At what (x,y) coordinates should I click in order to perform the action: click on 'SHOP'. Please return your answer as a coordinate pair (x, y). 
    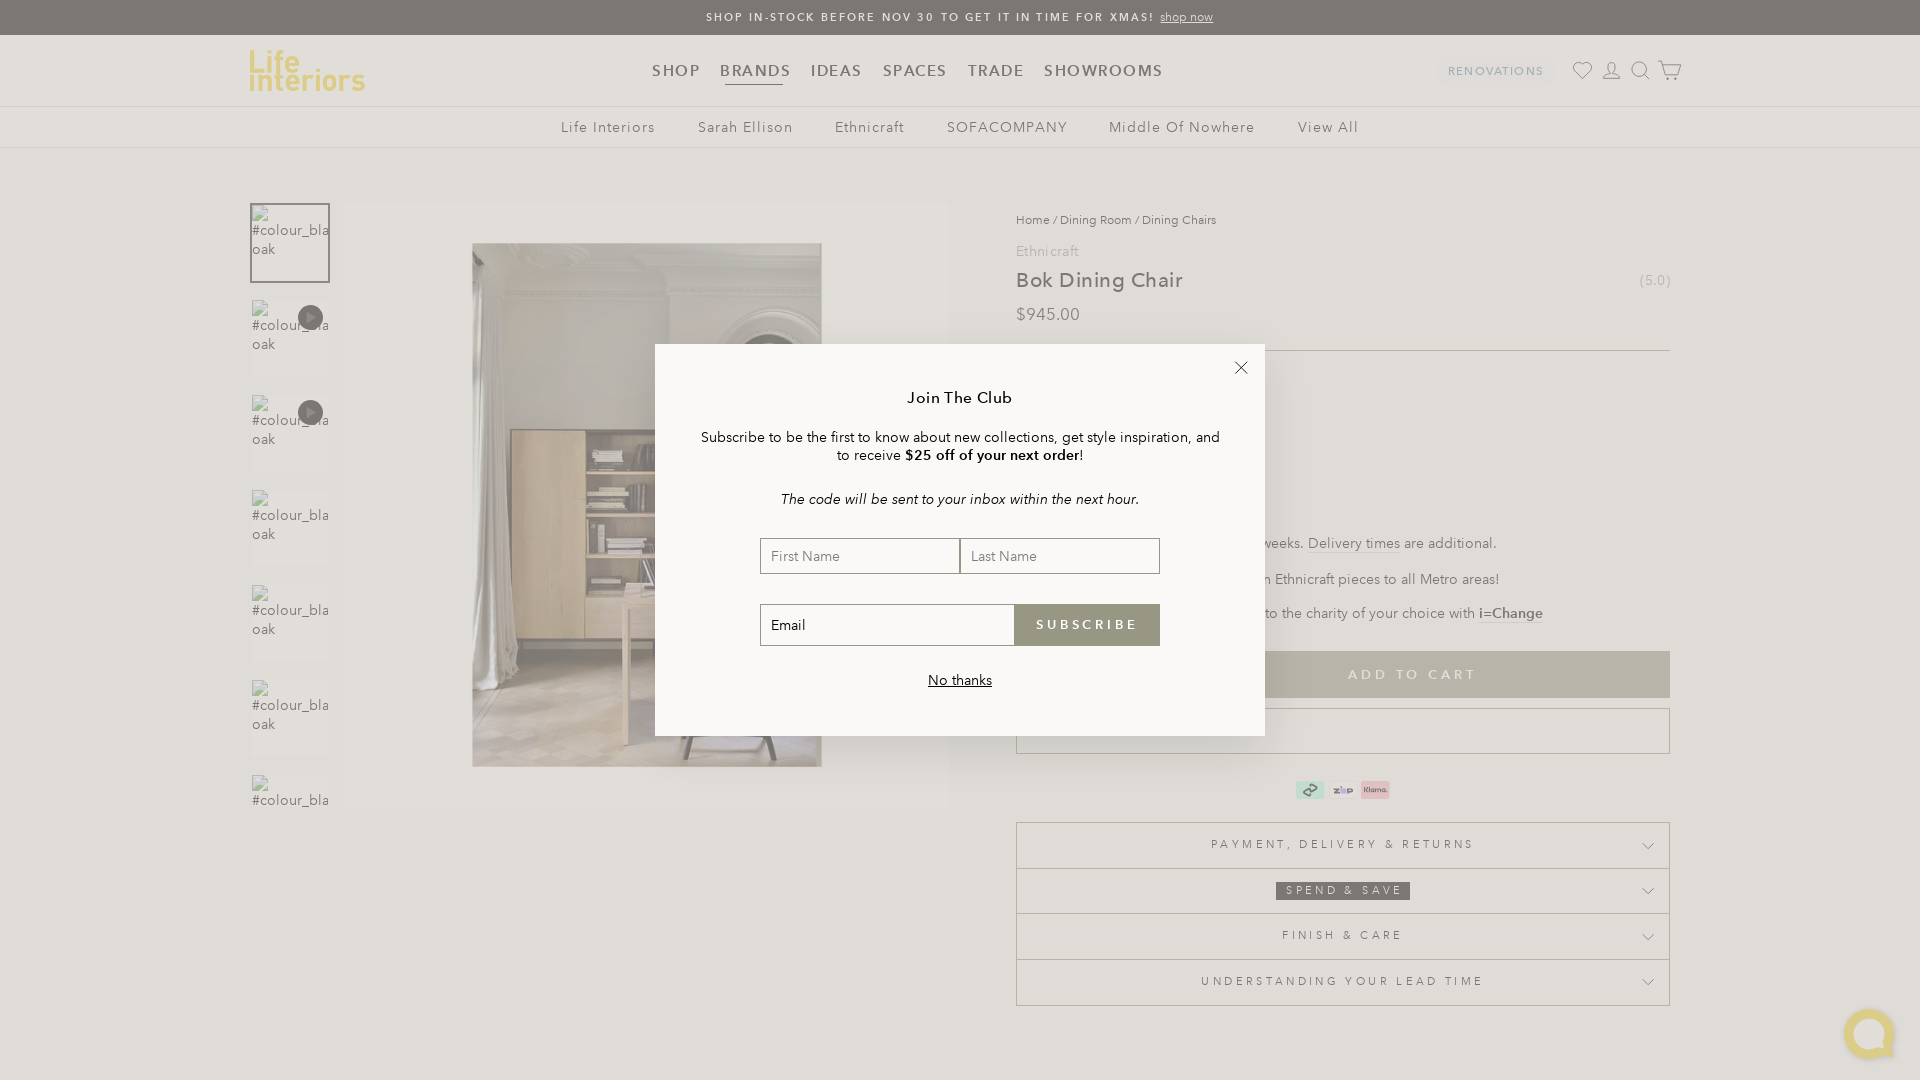
    Looking at the image, I should click on (676, 69).